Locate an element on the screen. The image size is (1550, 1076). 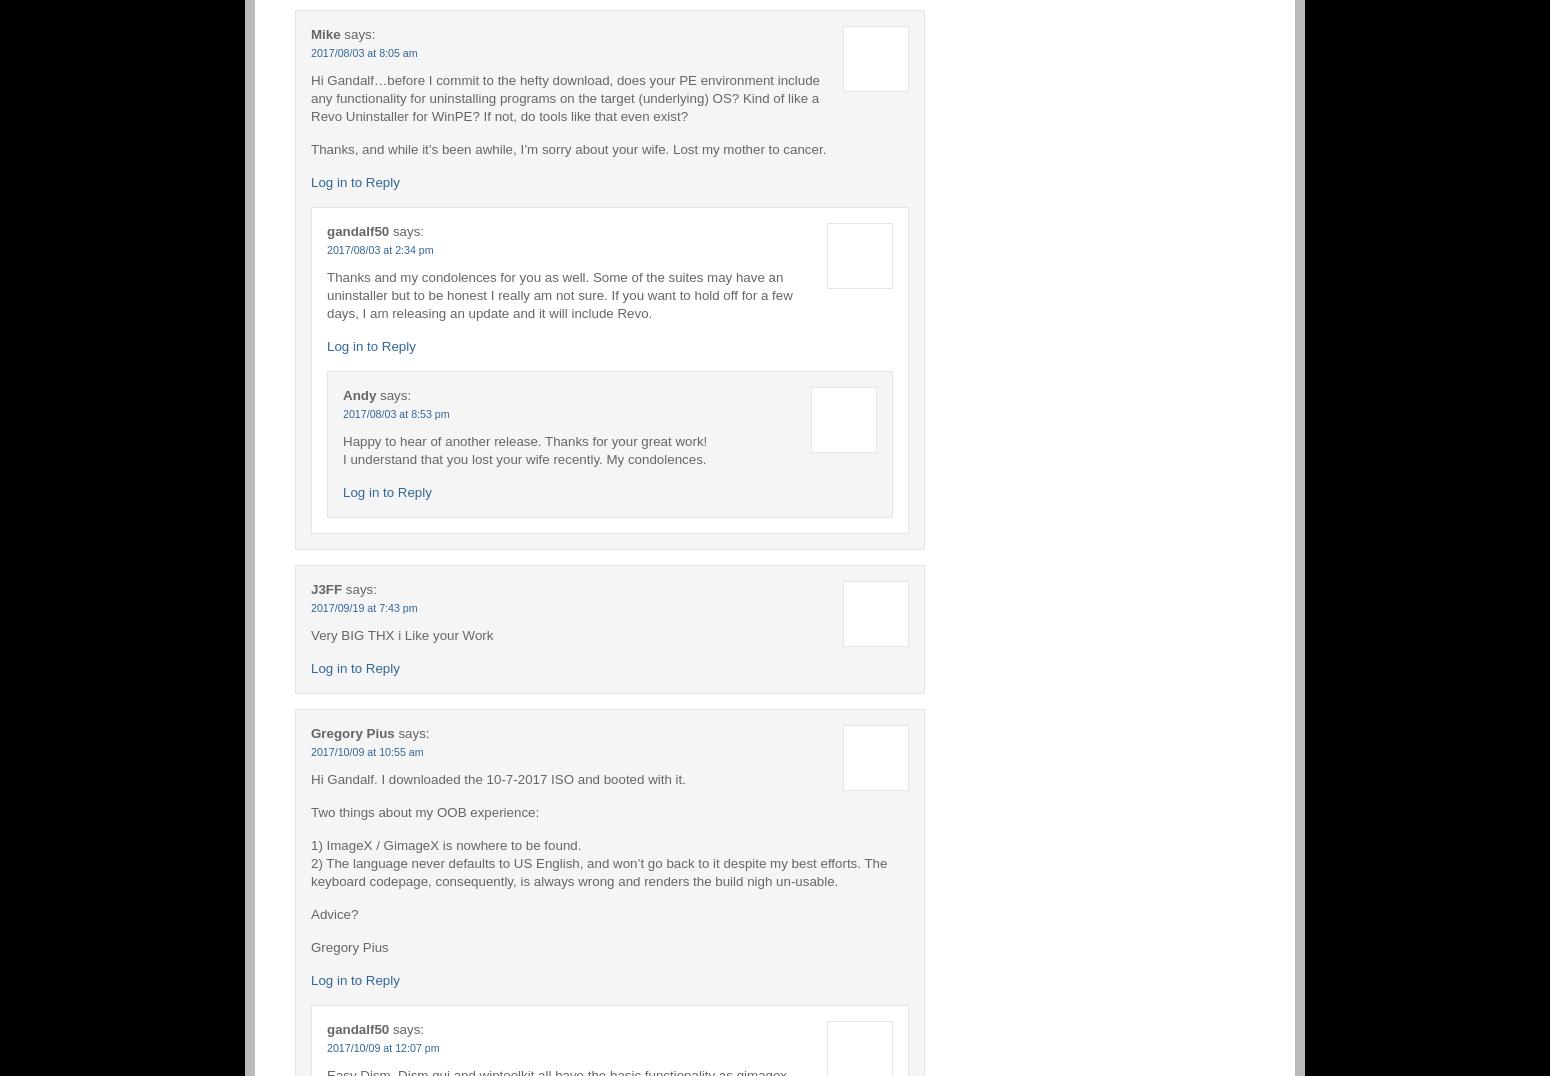
'Advice?' is located at coordinates (333, 912).